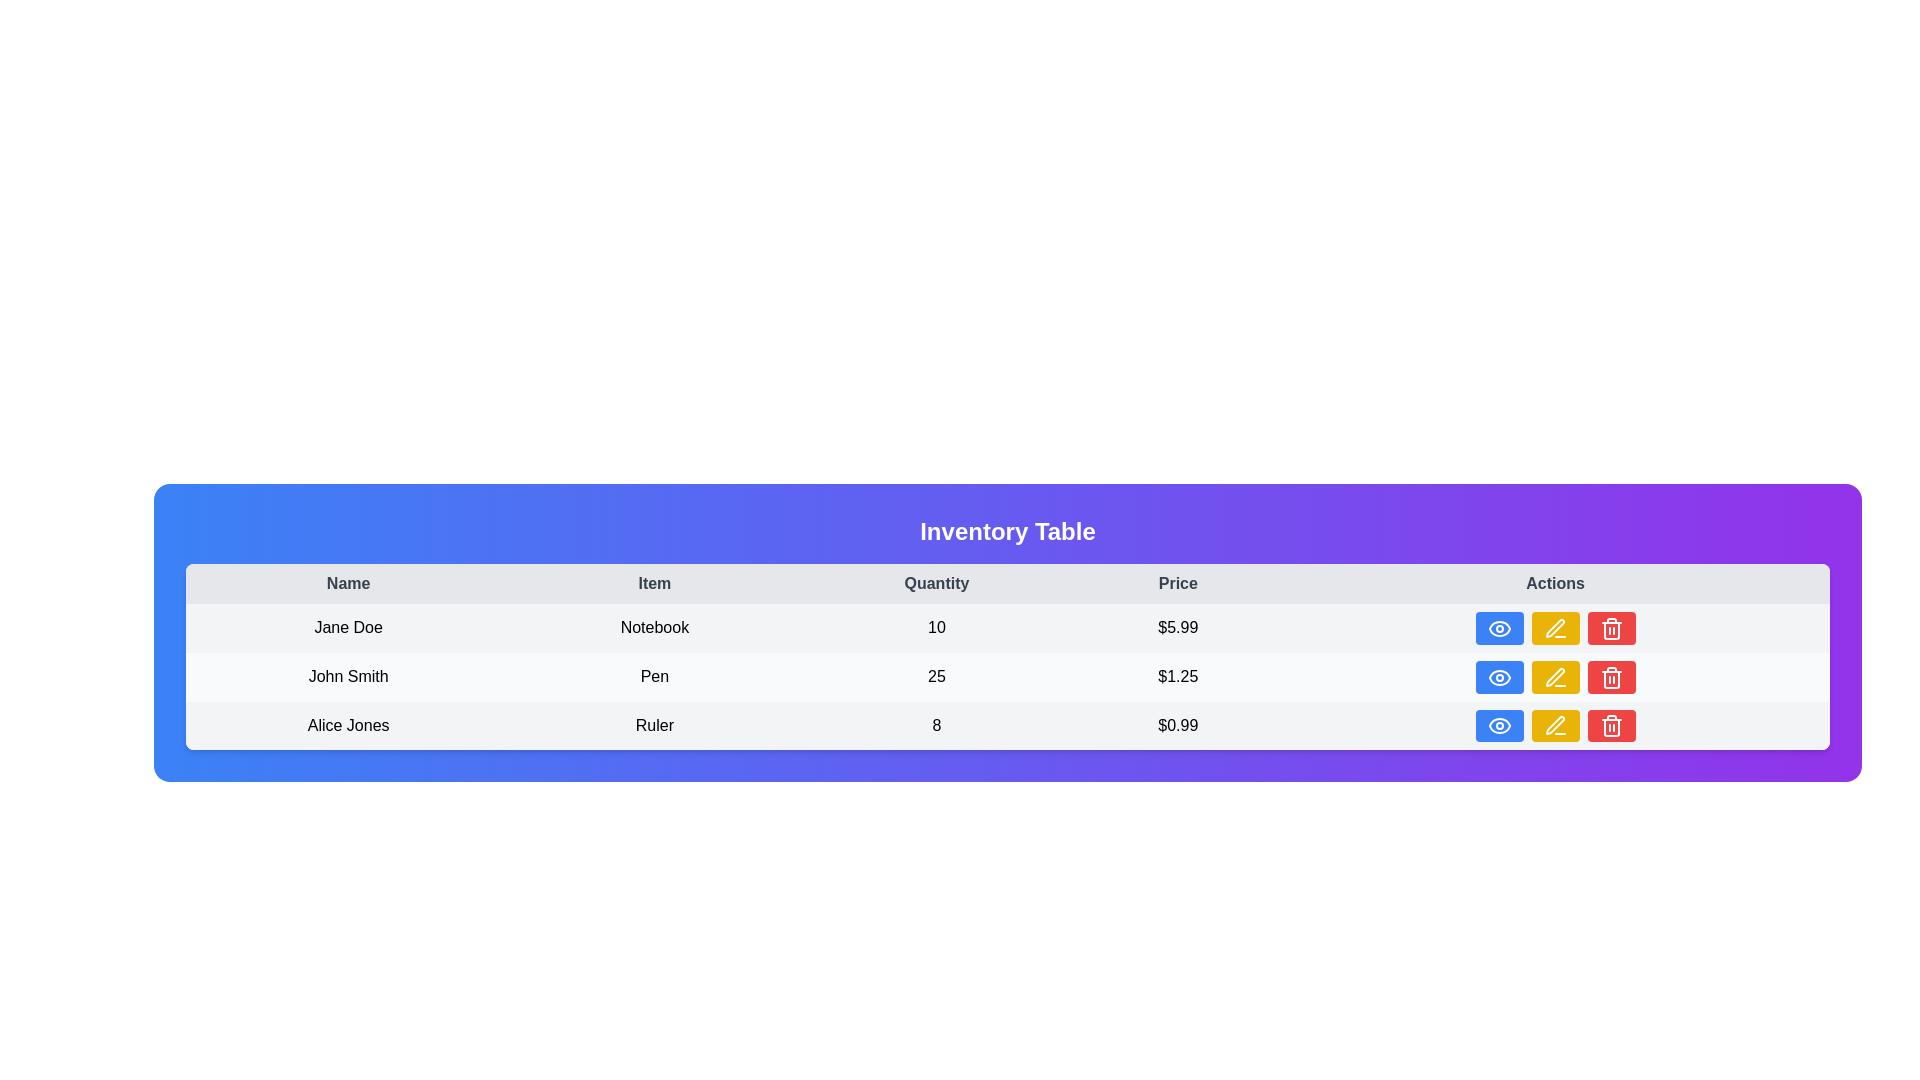 The height and width of the screenshot is (1080, 1920). What do you see at coordinates (1178, 627) in the screenshot?
I see `price text for the 'Notebook' item located in the fourth column of the first data row under the 'Price' header` at bounding box center [1178, 627].